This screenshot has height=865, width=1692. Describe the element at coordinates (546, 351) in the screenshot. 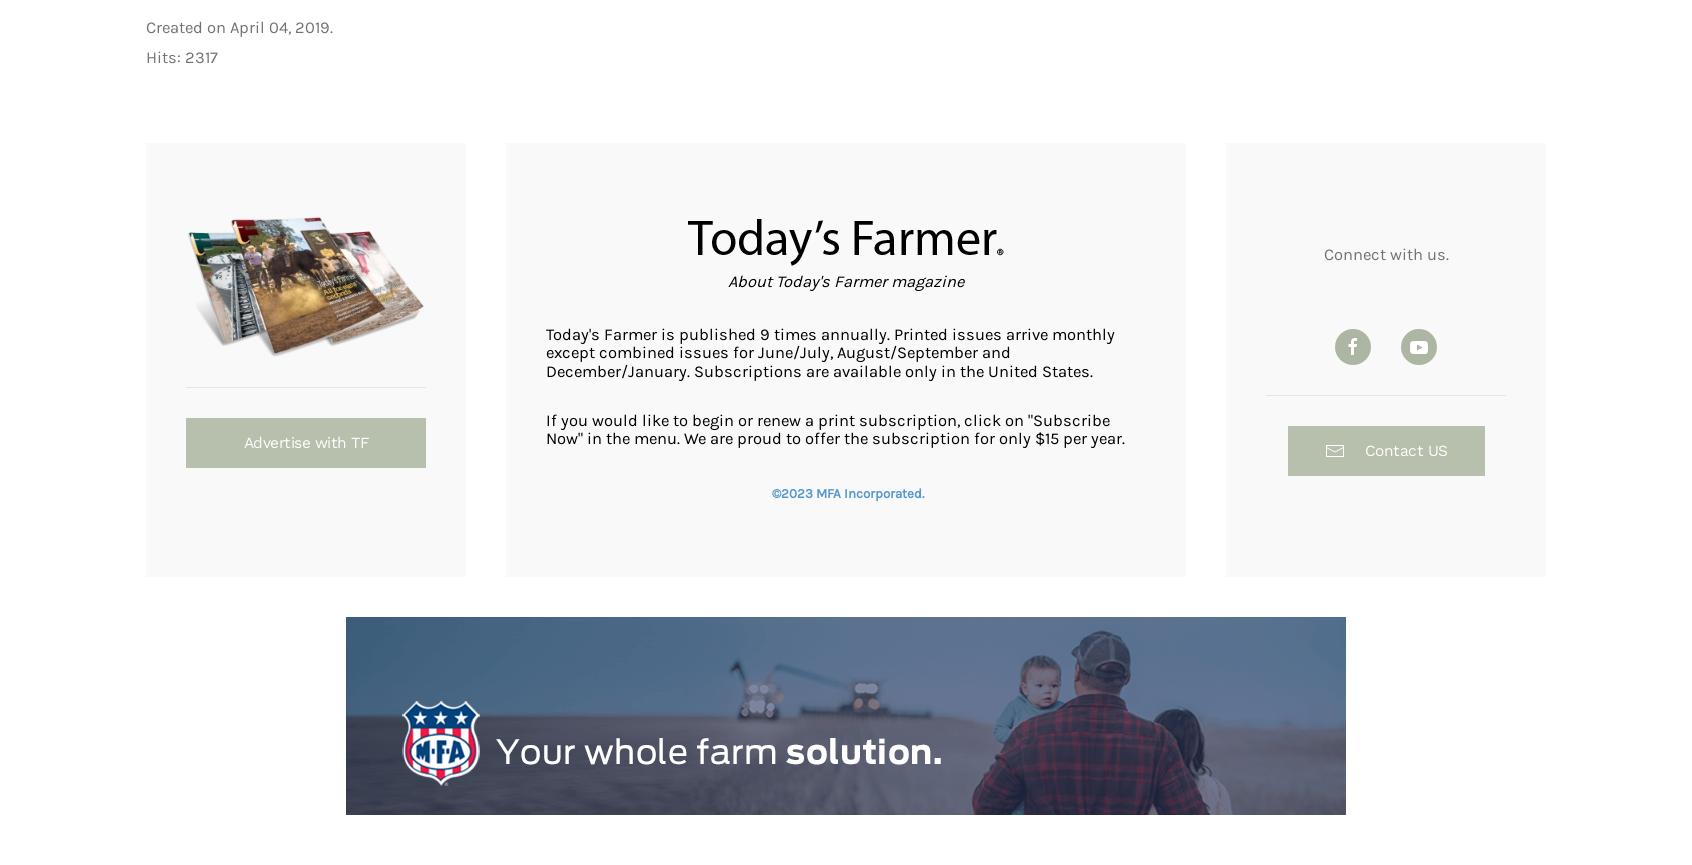

I see `'Today's Farmer is published 9 times annually. Printed issues arrive monthly except combined issues for June/July, August/September and December/January. Subscriptions are available only in the United States.'` at that location.